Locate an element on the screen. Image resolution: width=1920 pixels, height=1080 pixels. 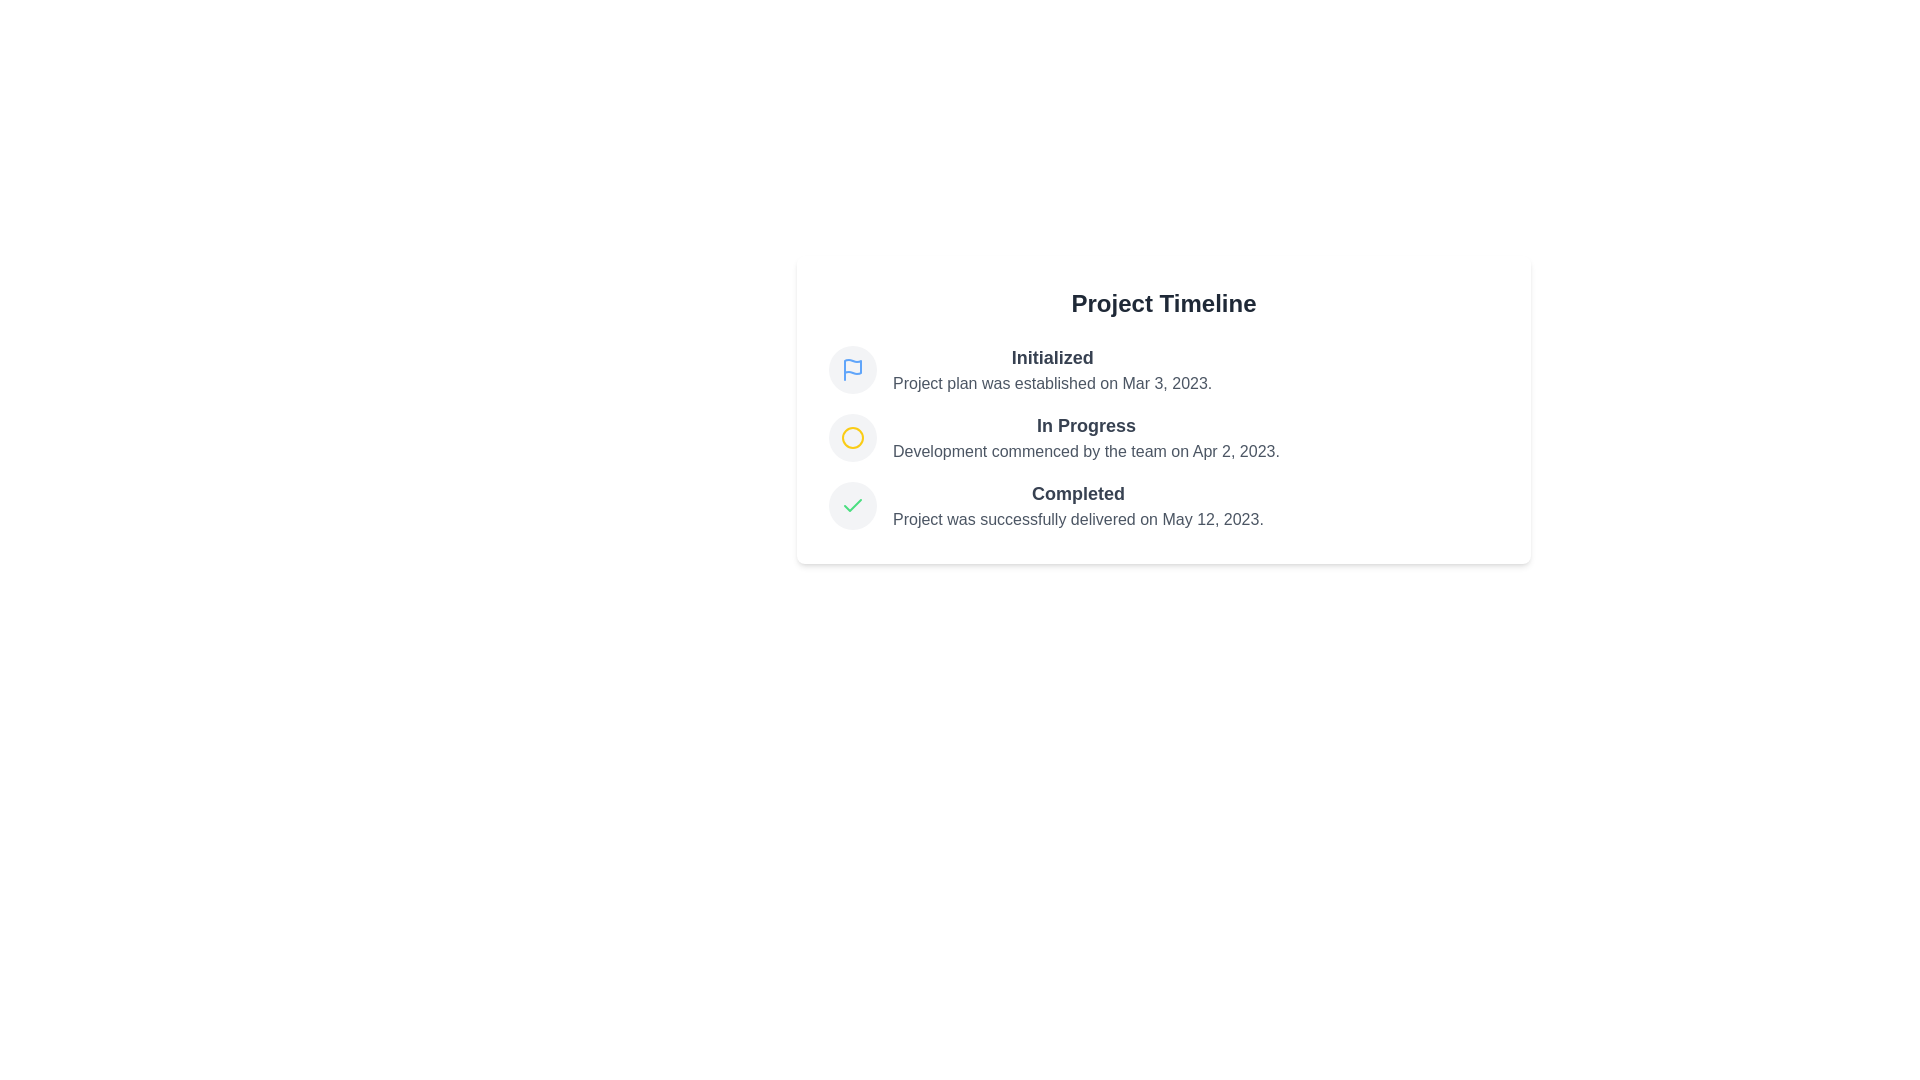
the 'Initialized' milestone icon located at the leftmost side of the first row in the 'Project Timeline' section, adjacent to the text 'Initialized' and its subtitle 'Project plan was established on Mar 3, 2023.' is located at coordinates (853, 370).